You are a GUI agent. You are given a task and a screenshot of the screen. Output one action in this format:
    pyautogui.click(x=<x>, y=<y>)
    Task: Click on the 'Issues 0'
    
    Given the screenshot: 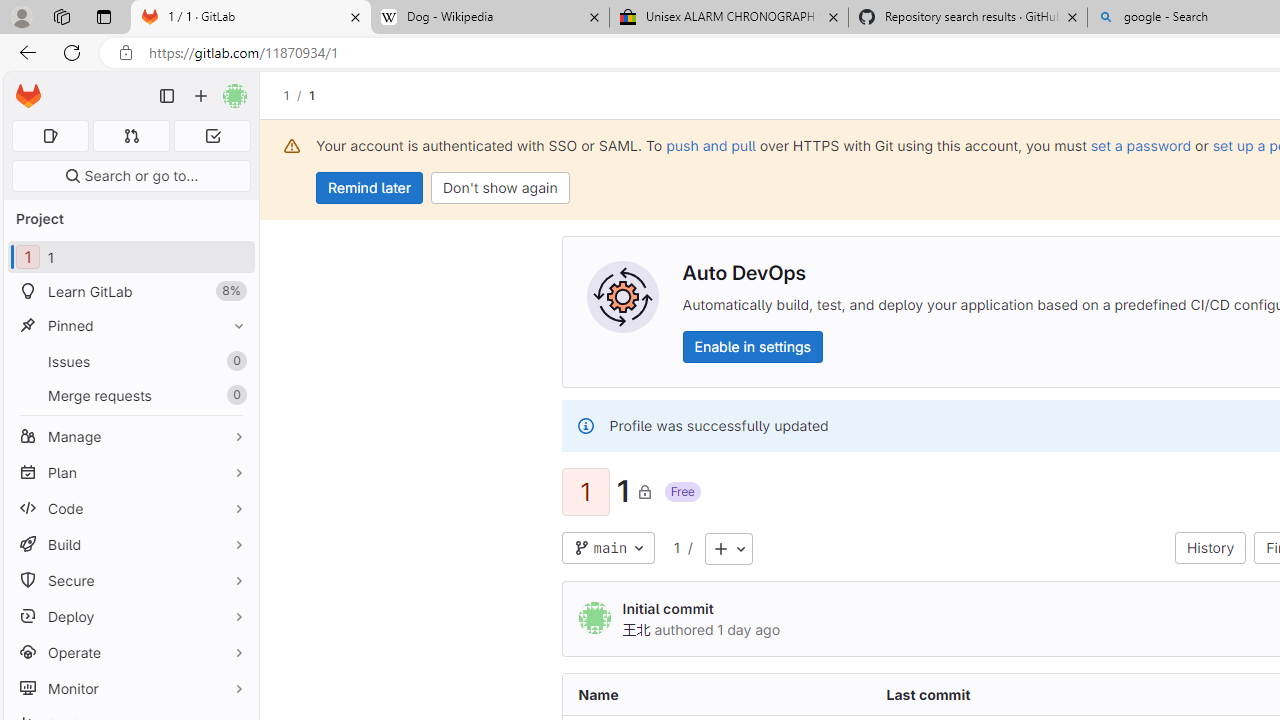 What is the action you would take?
    pyautogui.click(x=130, y=361)
    